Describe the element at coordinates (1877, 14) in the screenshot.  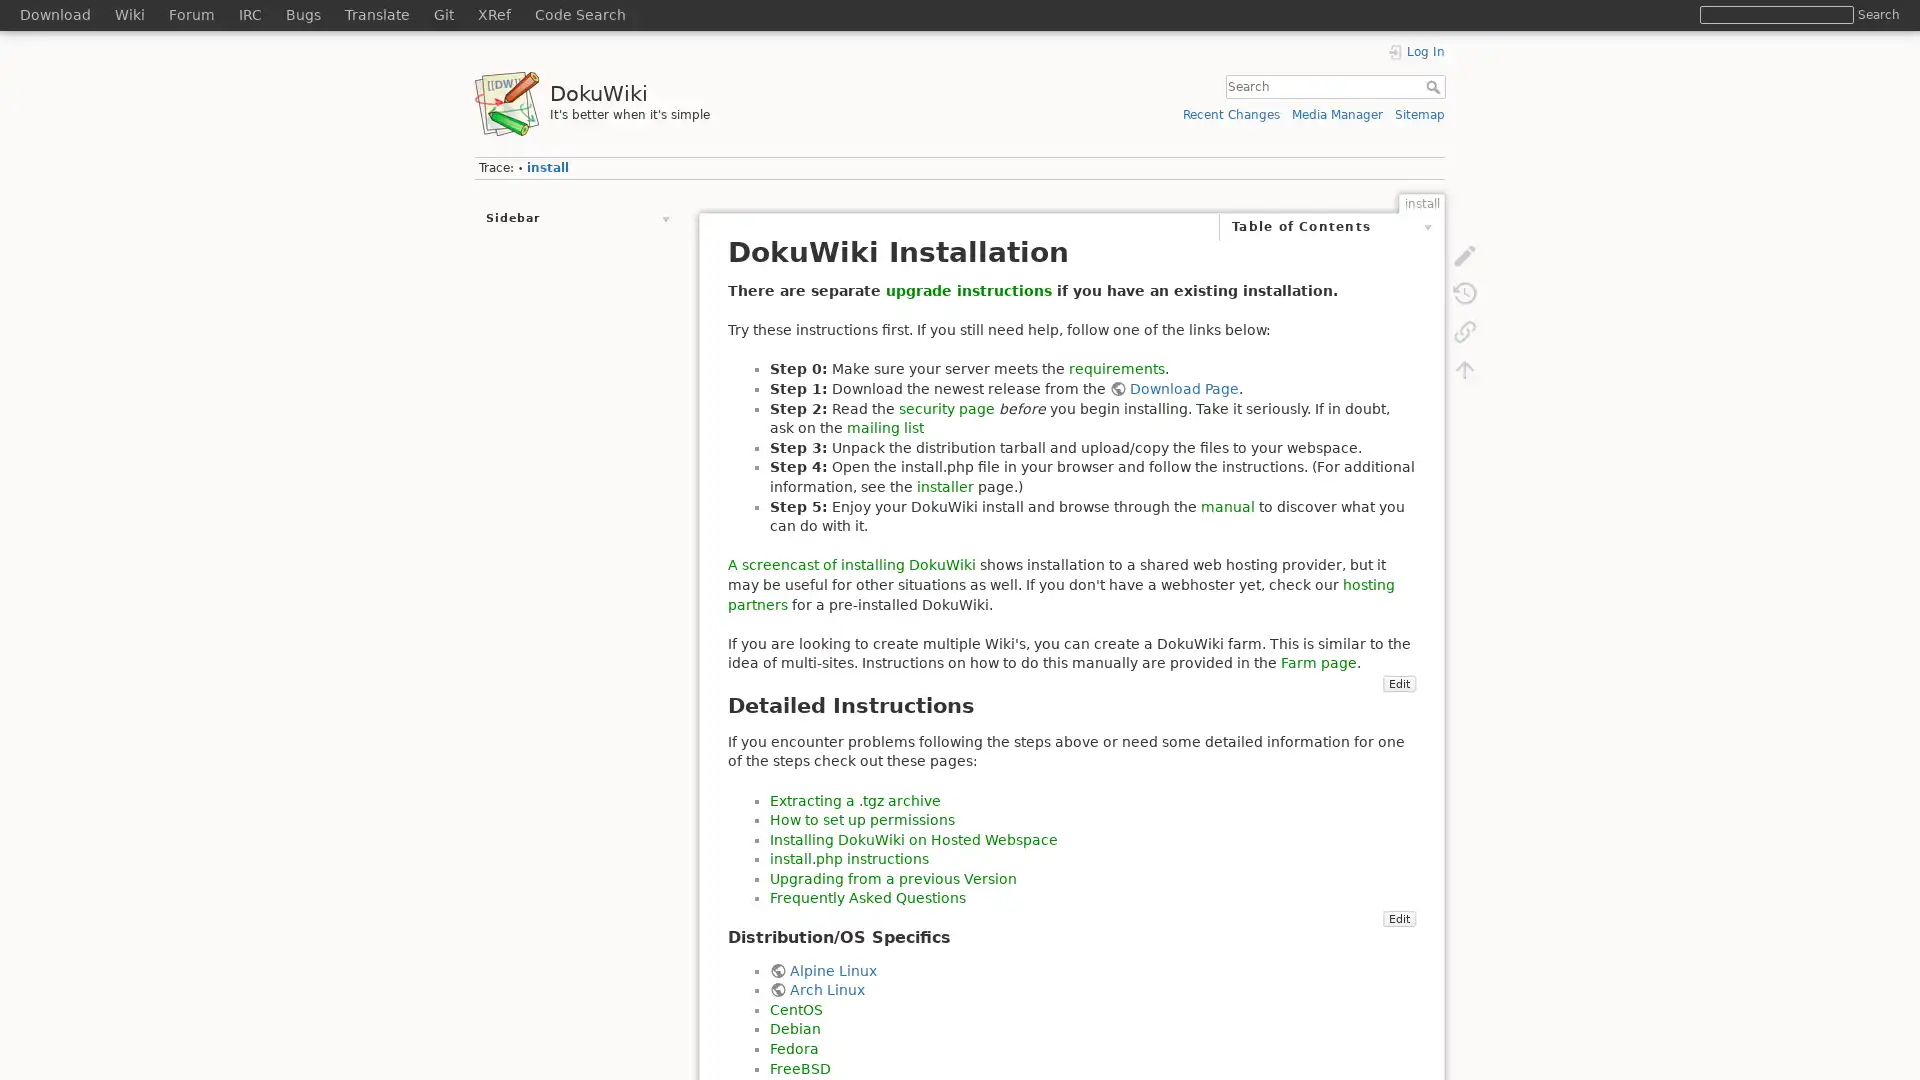
I see `Search` at that location.